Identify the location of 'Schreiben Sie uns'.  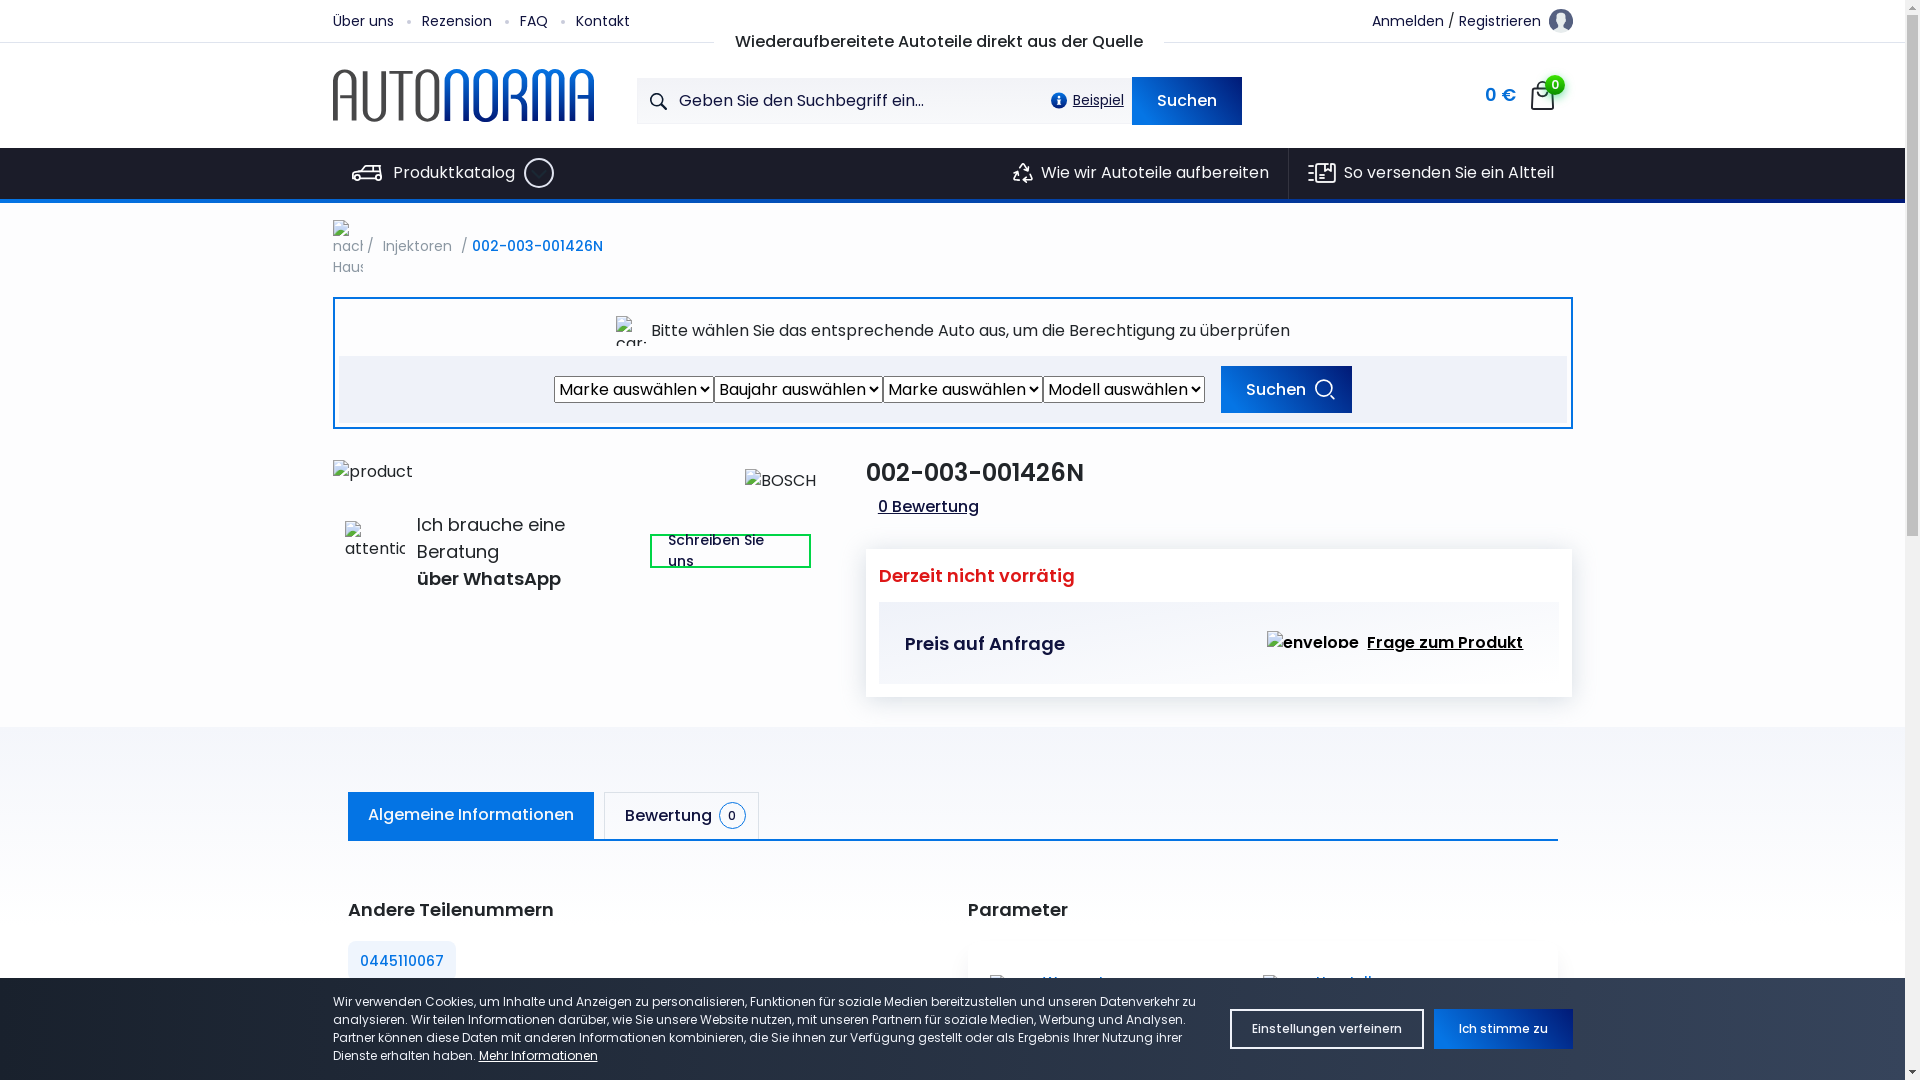
(729, 551).